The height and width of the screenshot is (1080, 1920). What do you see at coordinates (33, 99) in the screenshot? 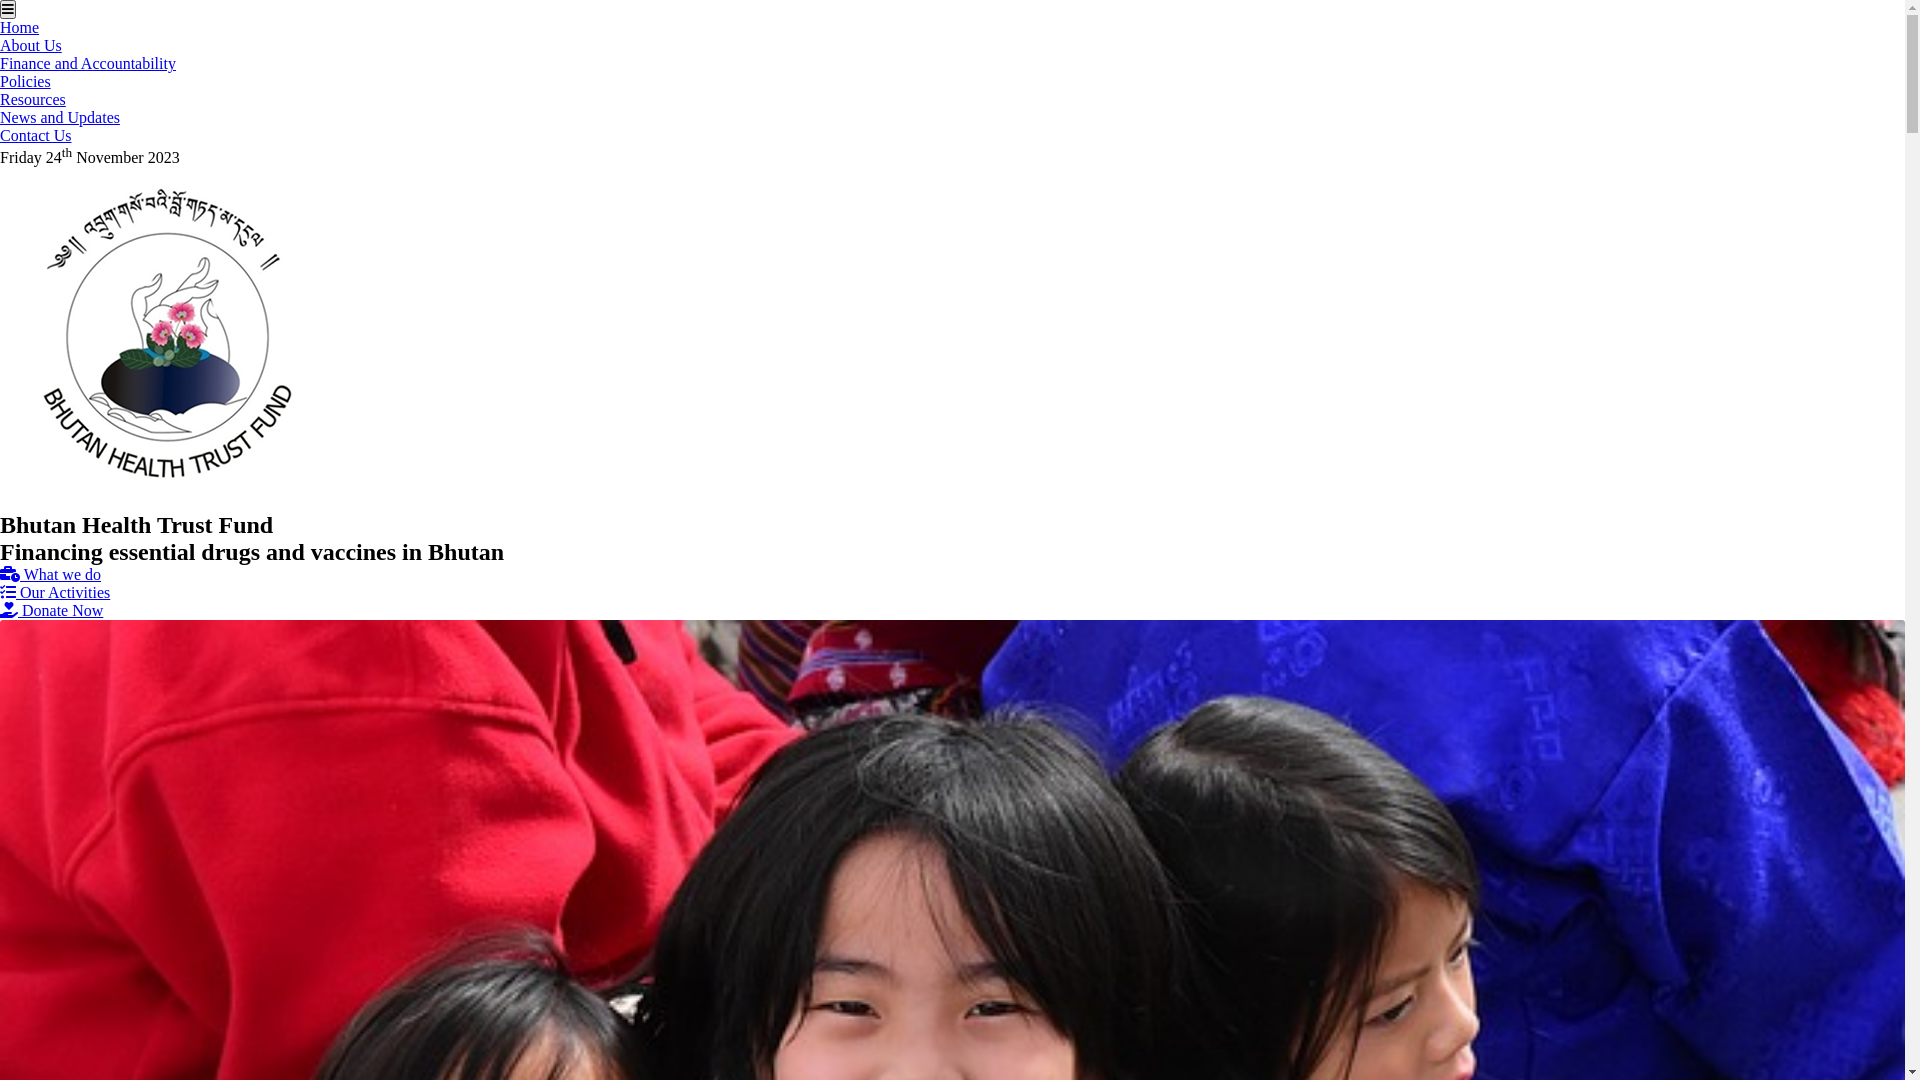
I see `'Resources'` at bounding box center [33, 99].